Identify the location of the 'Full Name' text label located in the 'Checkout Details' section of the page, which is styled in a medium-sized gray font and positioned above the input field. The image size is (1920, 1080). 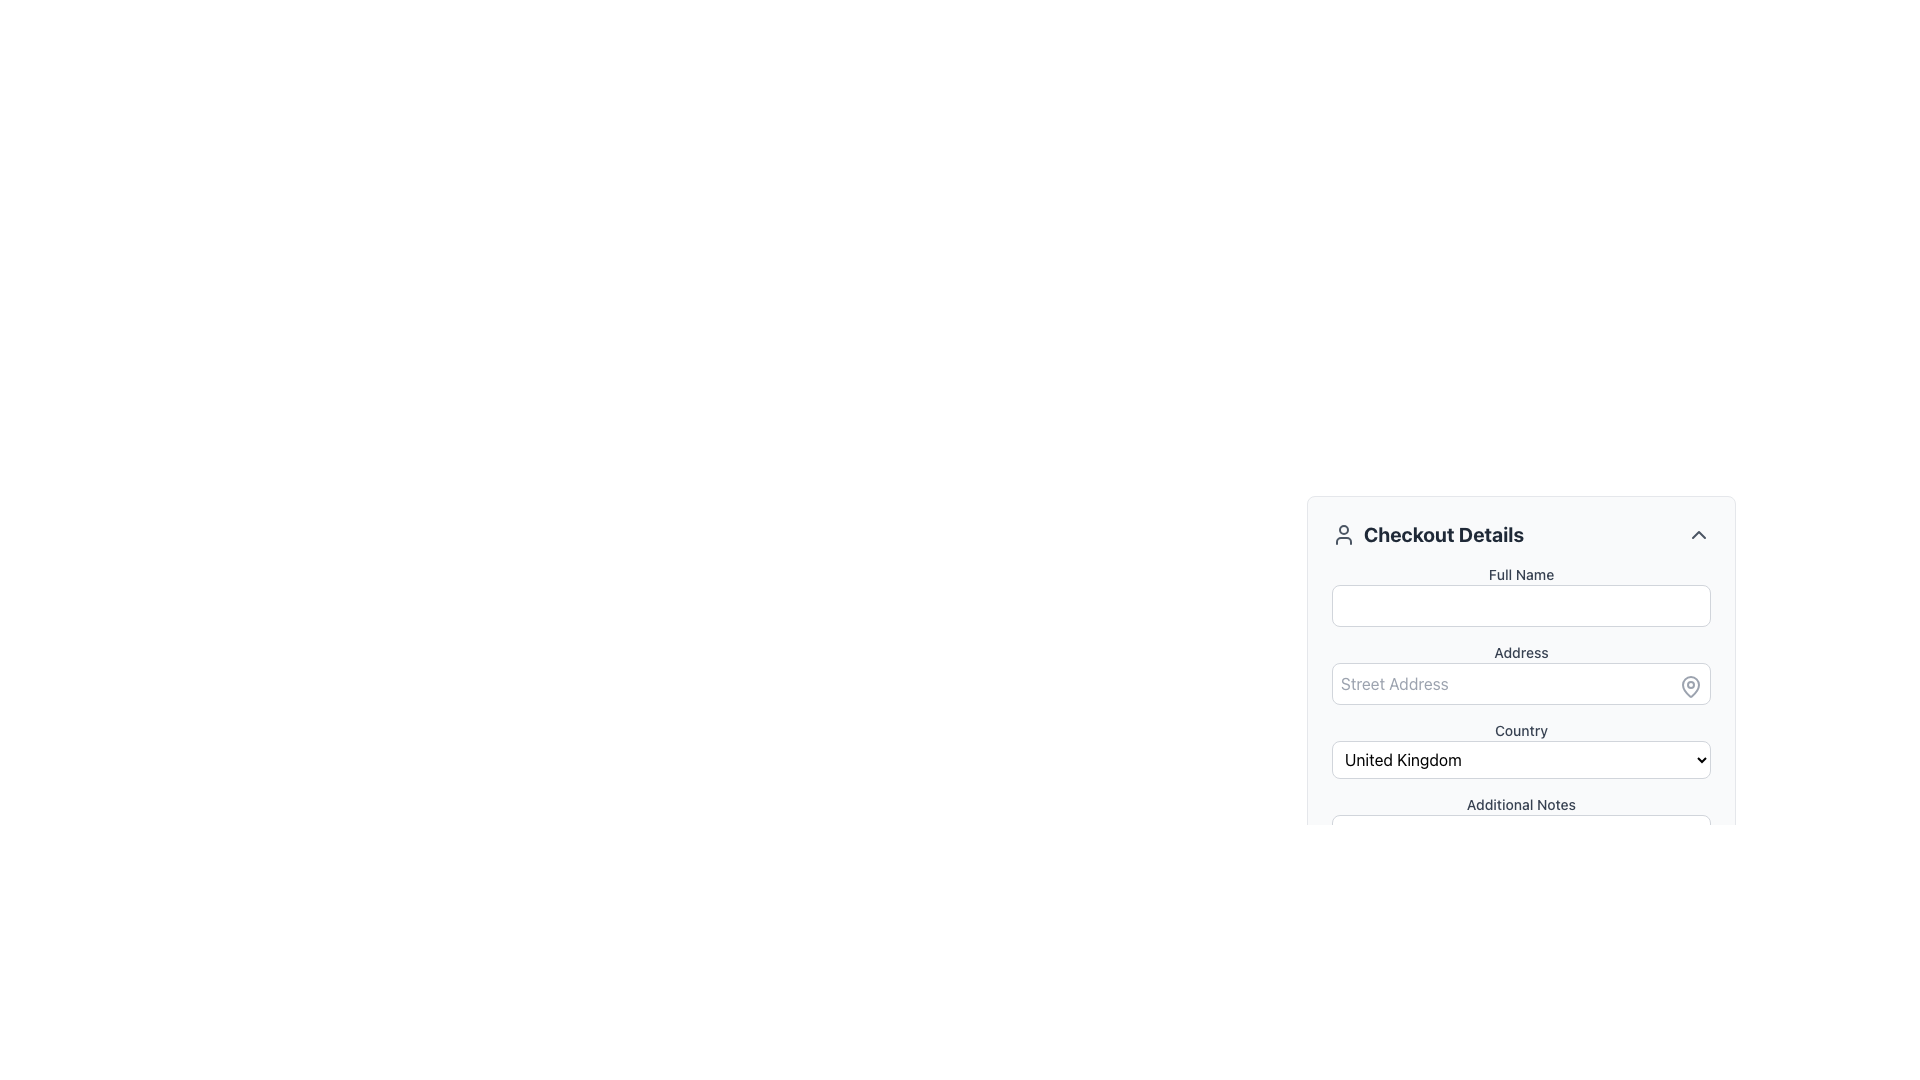
(1520, 574).